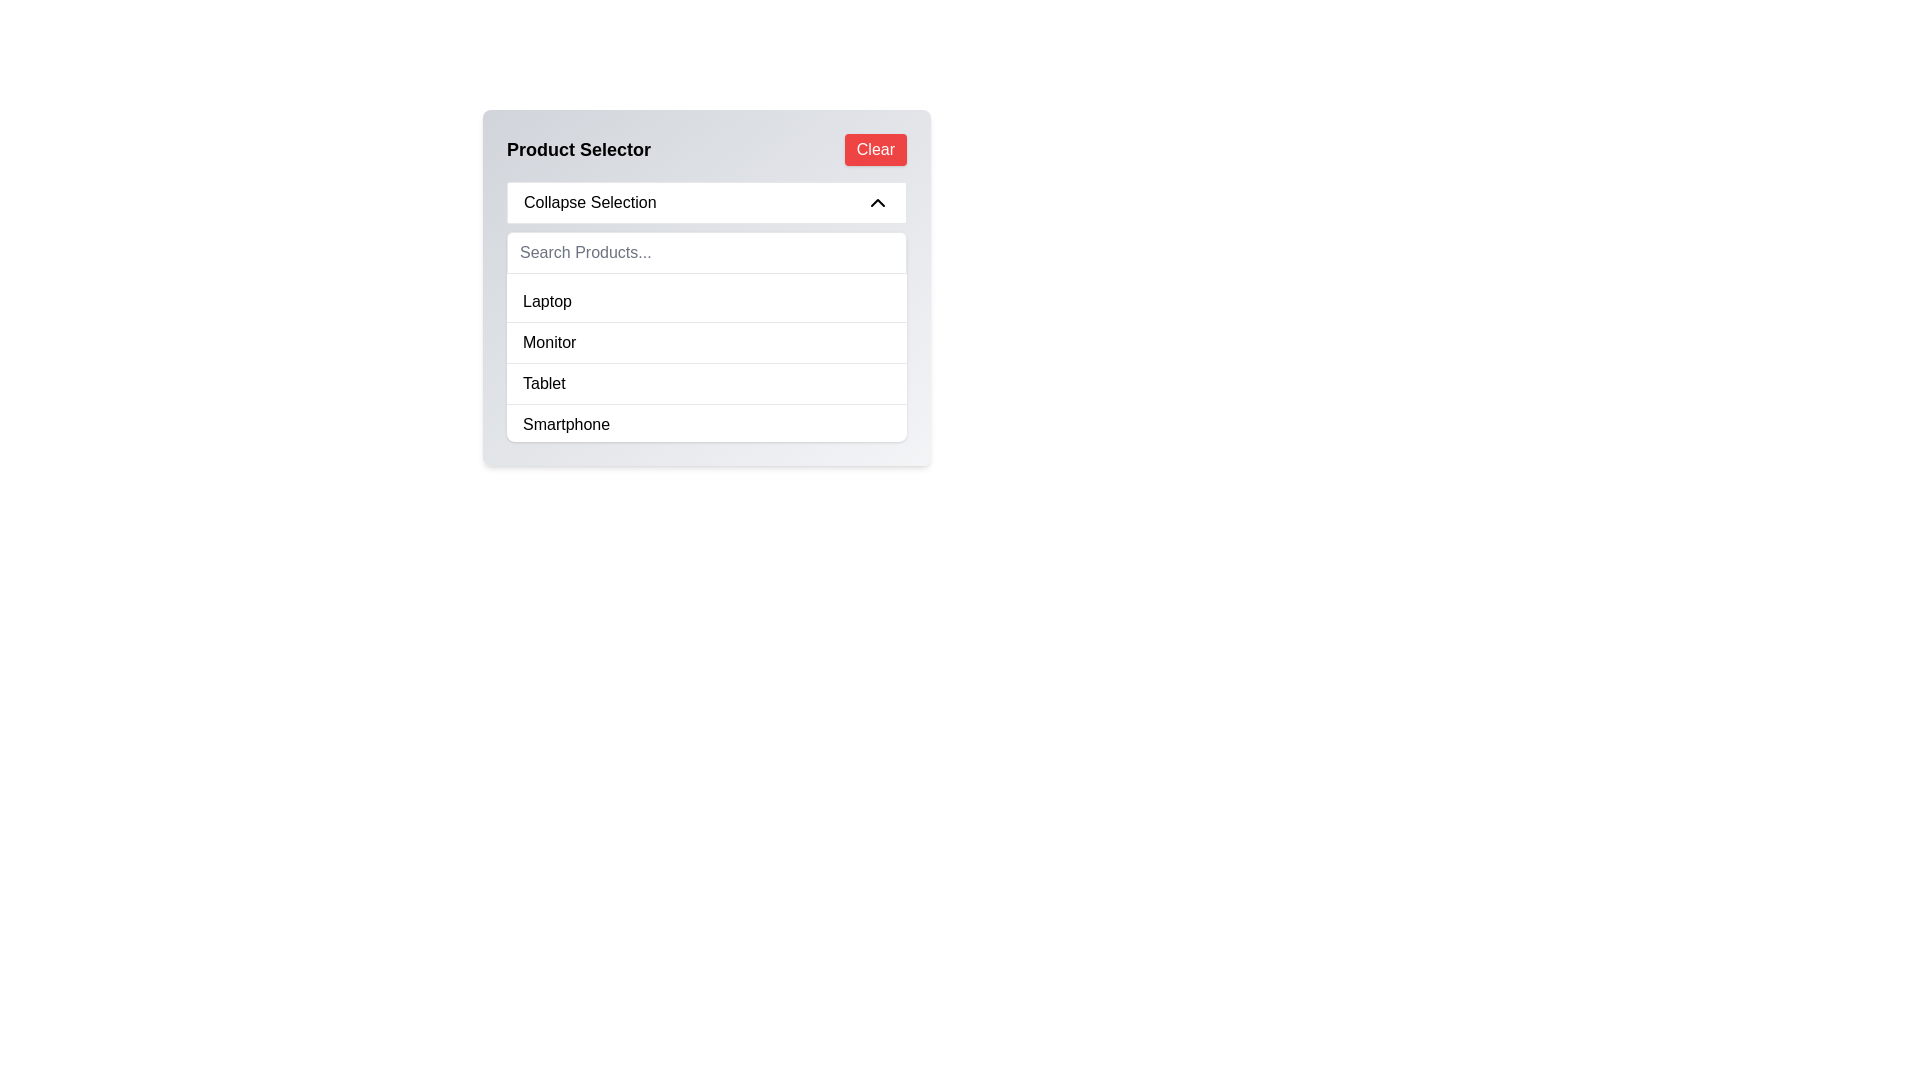 Image resolution: width=1920 pixels, height=1080 pixels. What do you see at coordinates (549, 342) in the screenshot?
I see `the 'Monitor' list item in the 'Product Selector' dropdown menu` at bounding box center [549, 342].